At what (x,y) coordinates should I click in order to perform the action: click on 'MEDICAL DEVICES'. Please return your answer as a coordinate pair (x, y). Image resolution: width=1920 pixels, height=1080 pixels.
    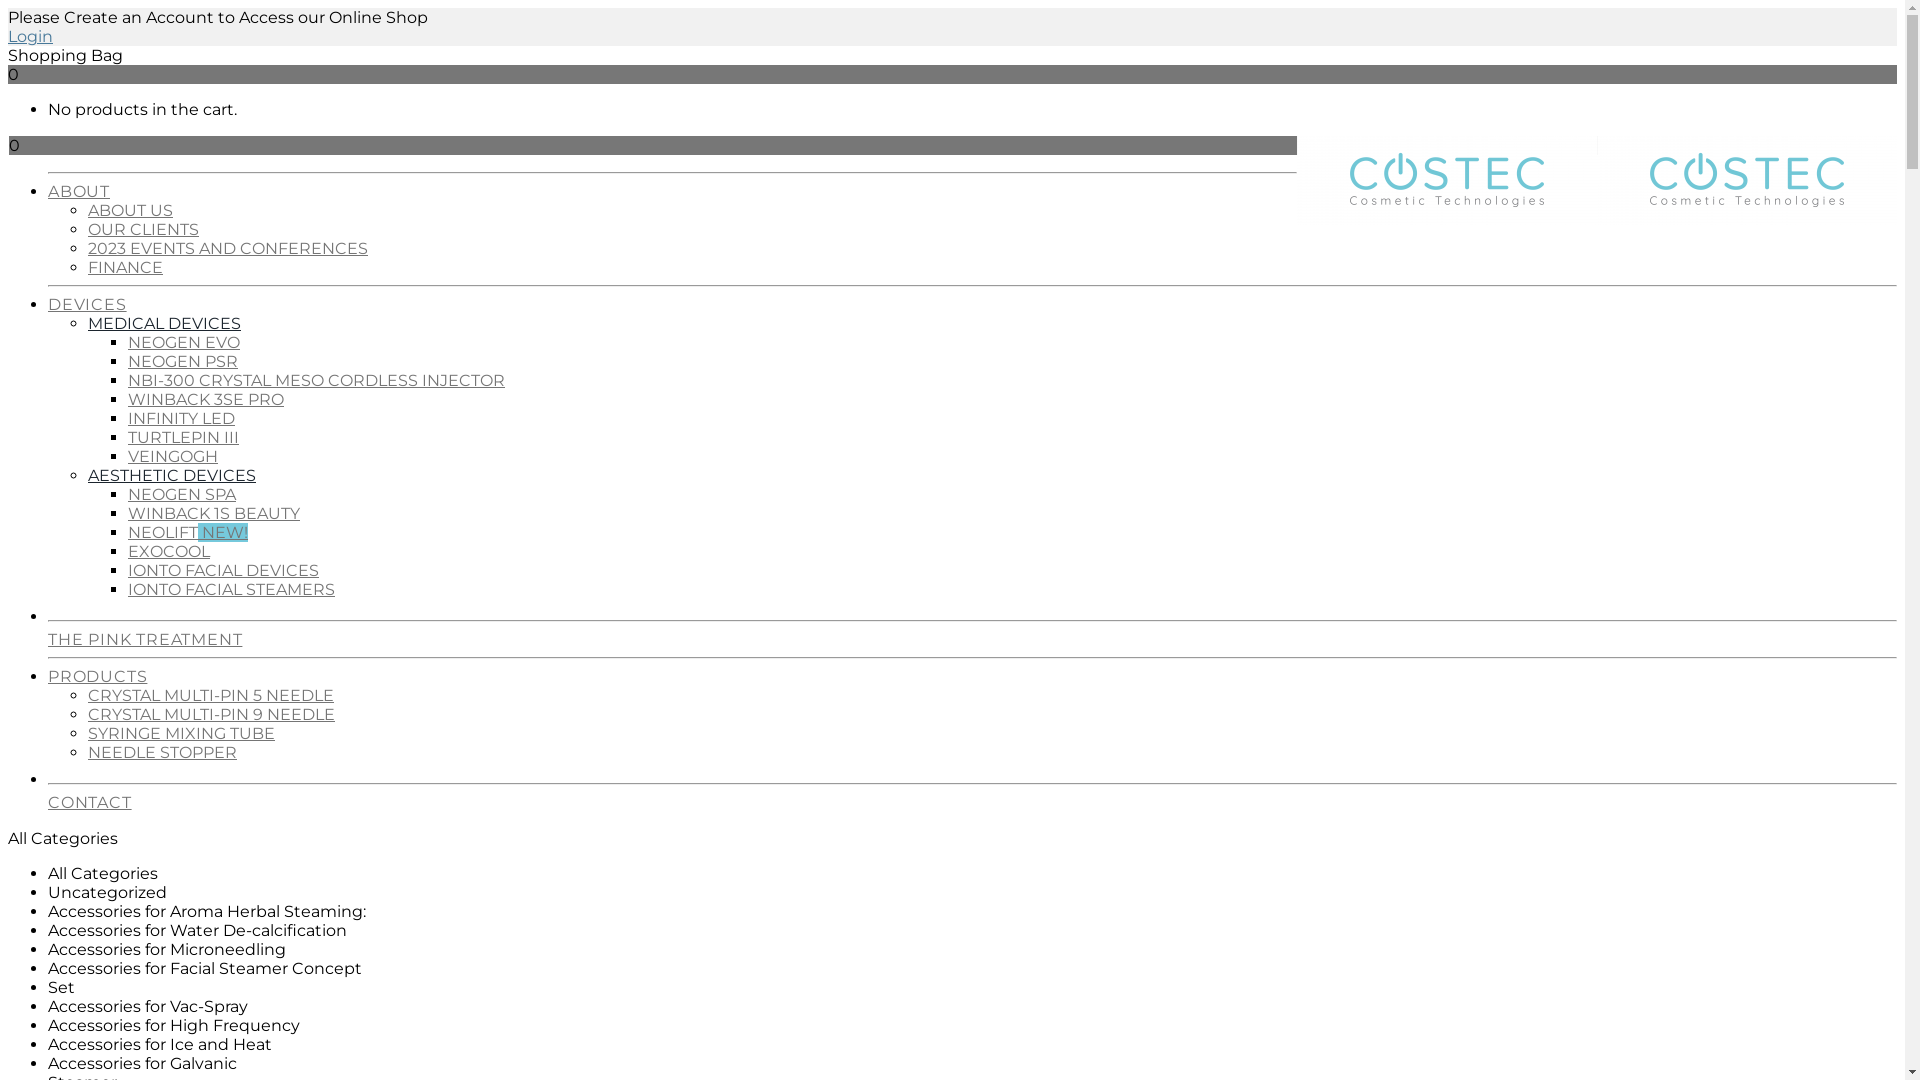
    Looking at the image, I should click on (164, 322).